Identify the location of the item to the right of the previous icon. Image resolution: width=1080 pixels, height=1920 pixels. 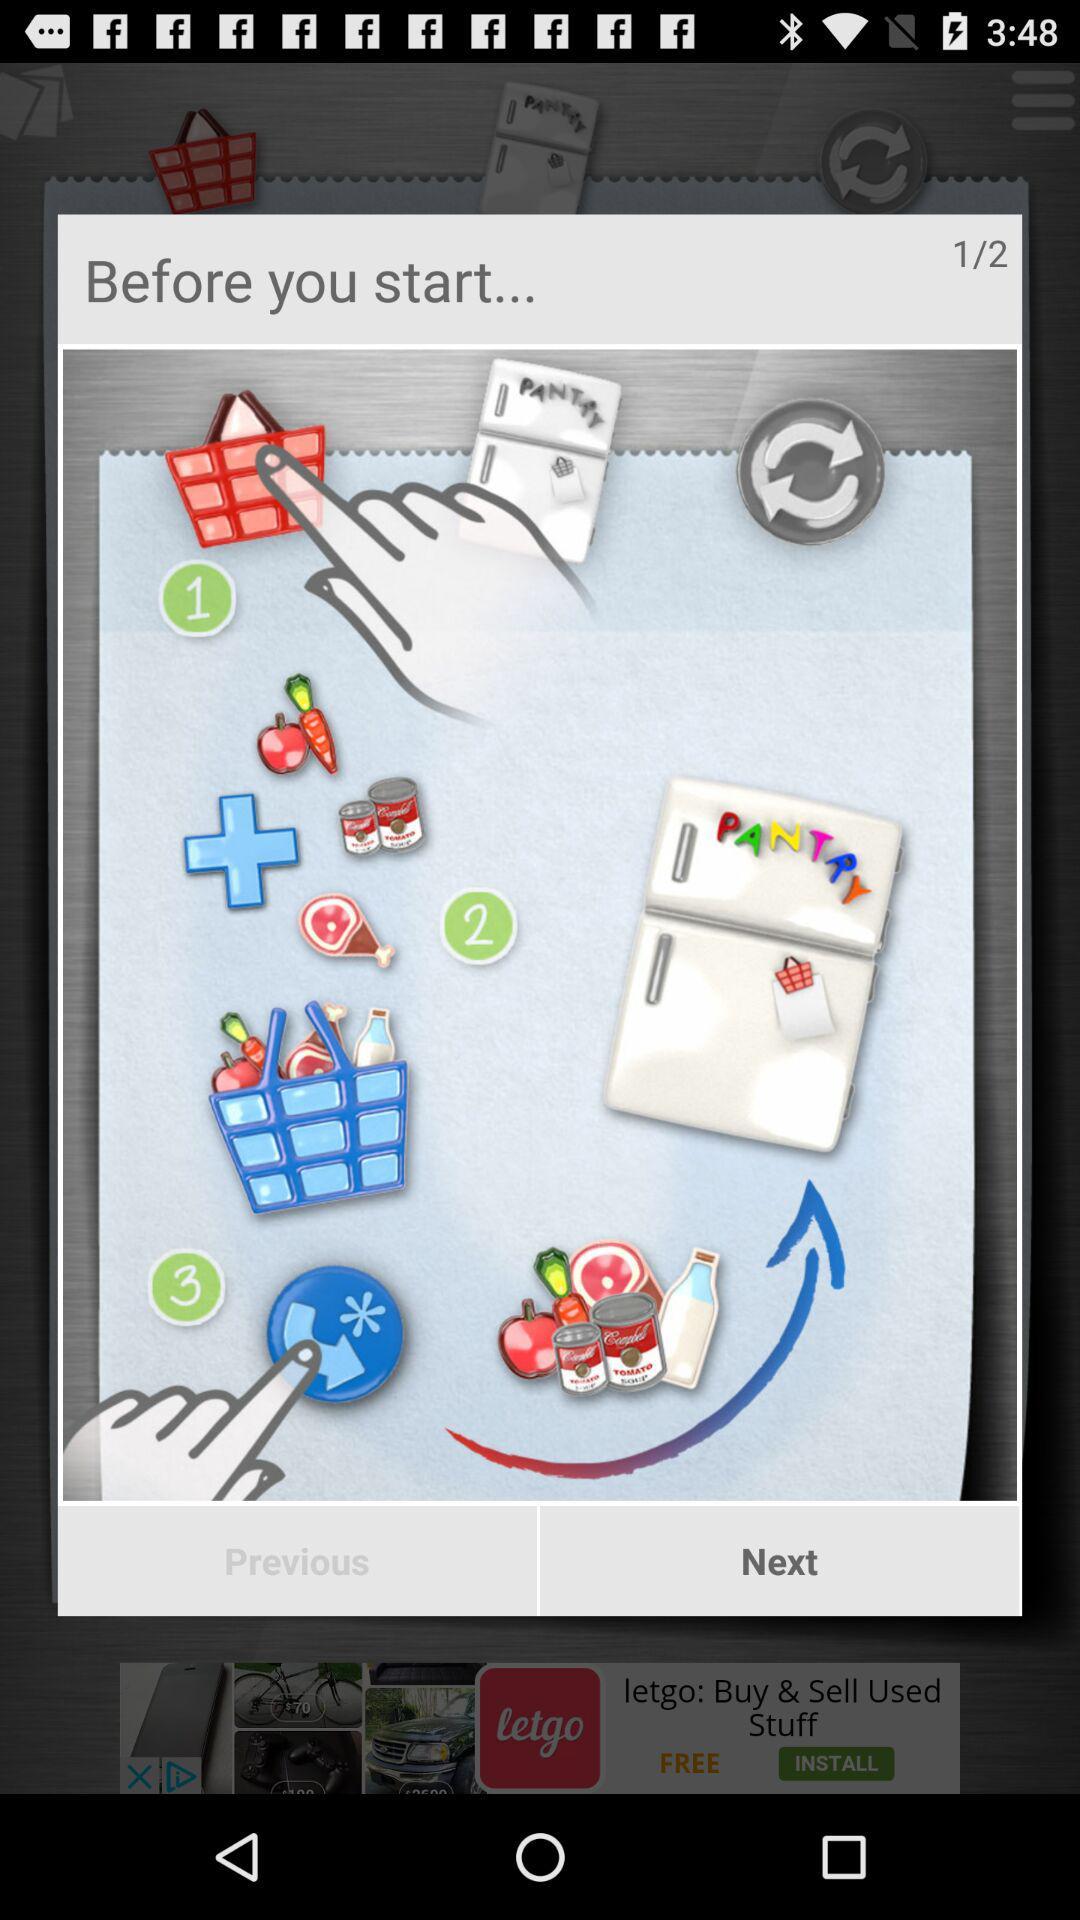
(778, 1560).